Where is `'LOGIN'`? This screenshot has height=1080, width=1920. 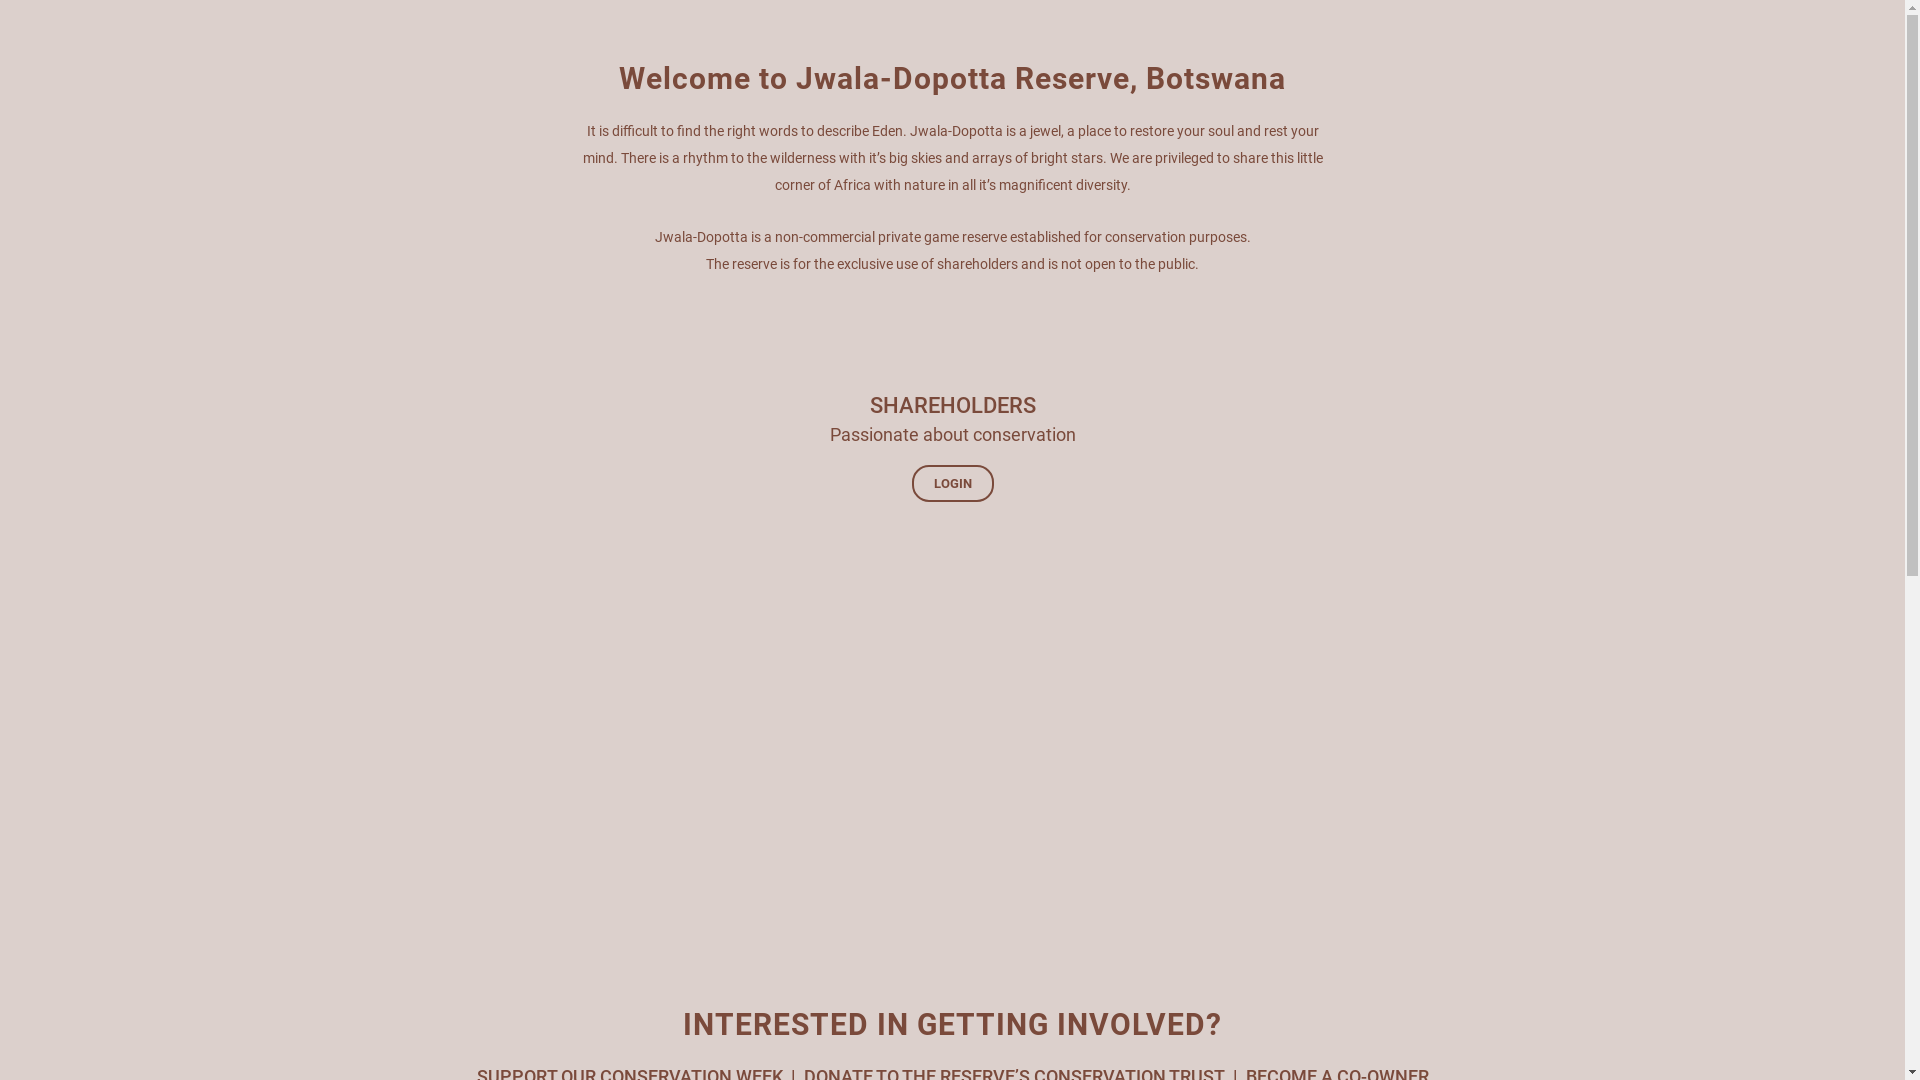
'LOGIN' is located at coordinates (952, 483).